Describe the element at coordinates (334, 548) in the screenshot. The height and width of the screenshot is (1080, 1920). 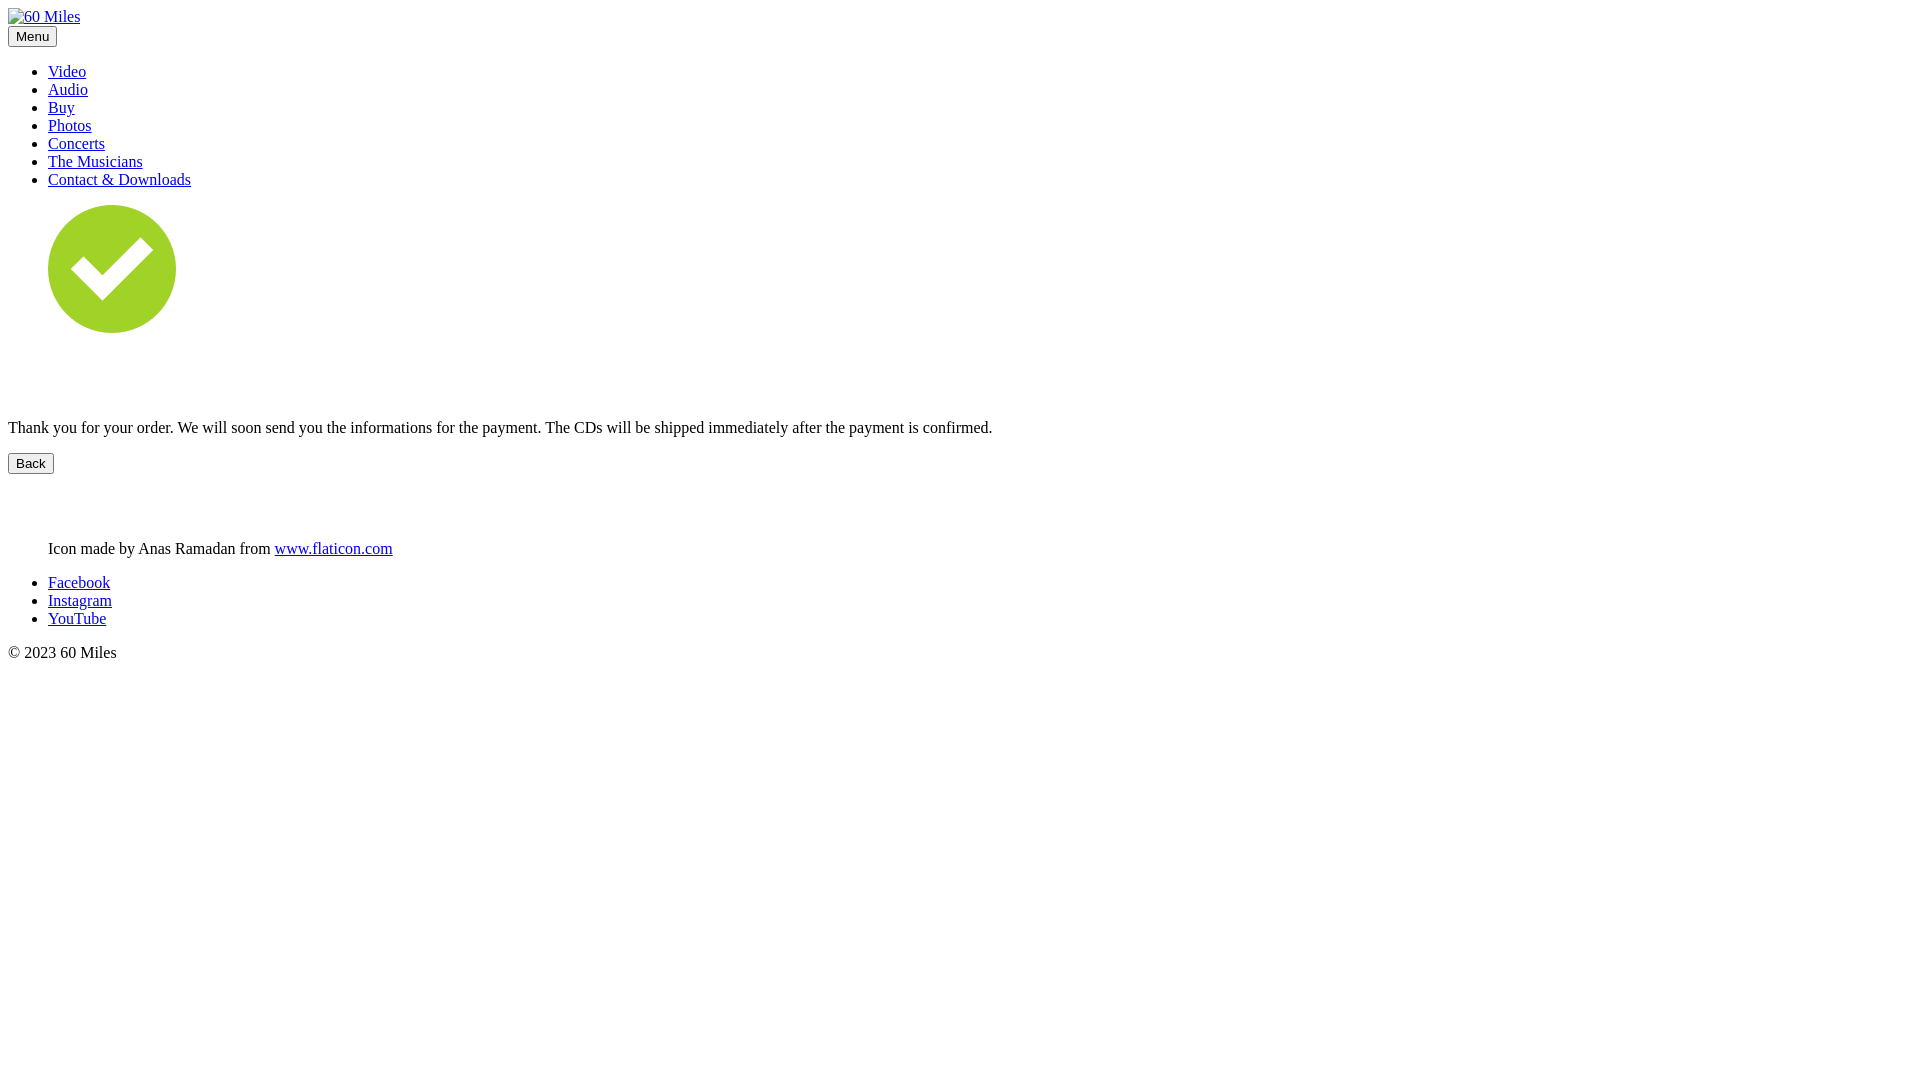
I see `'www.flaticon.com'` at that location.